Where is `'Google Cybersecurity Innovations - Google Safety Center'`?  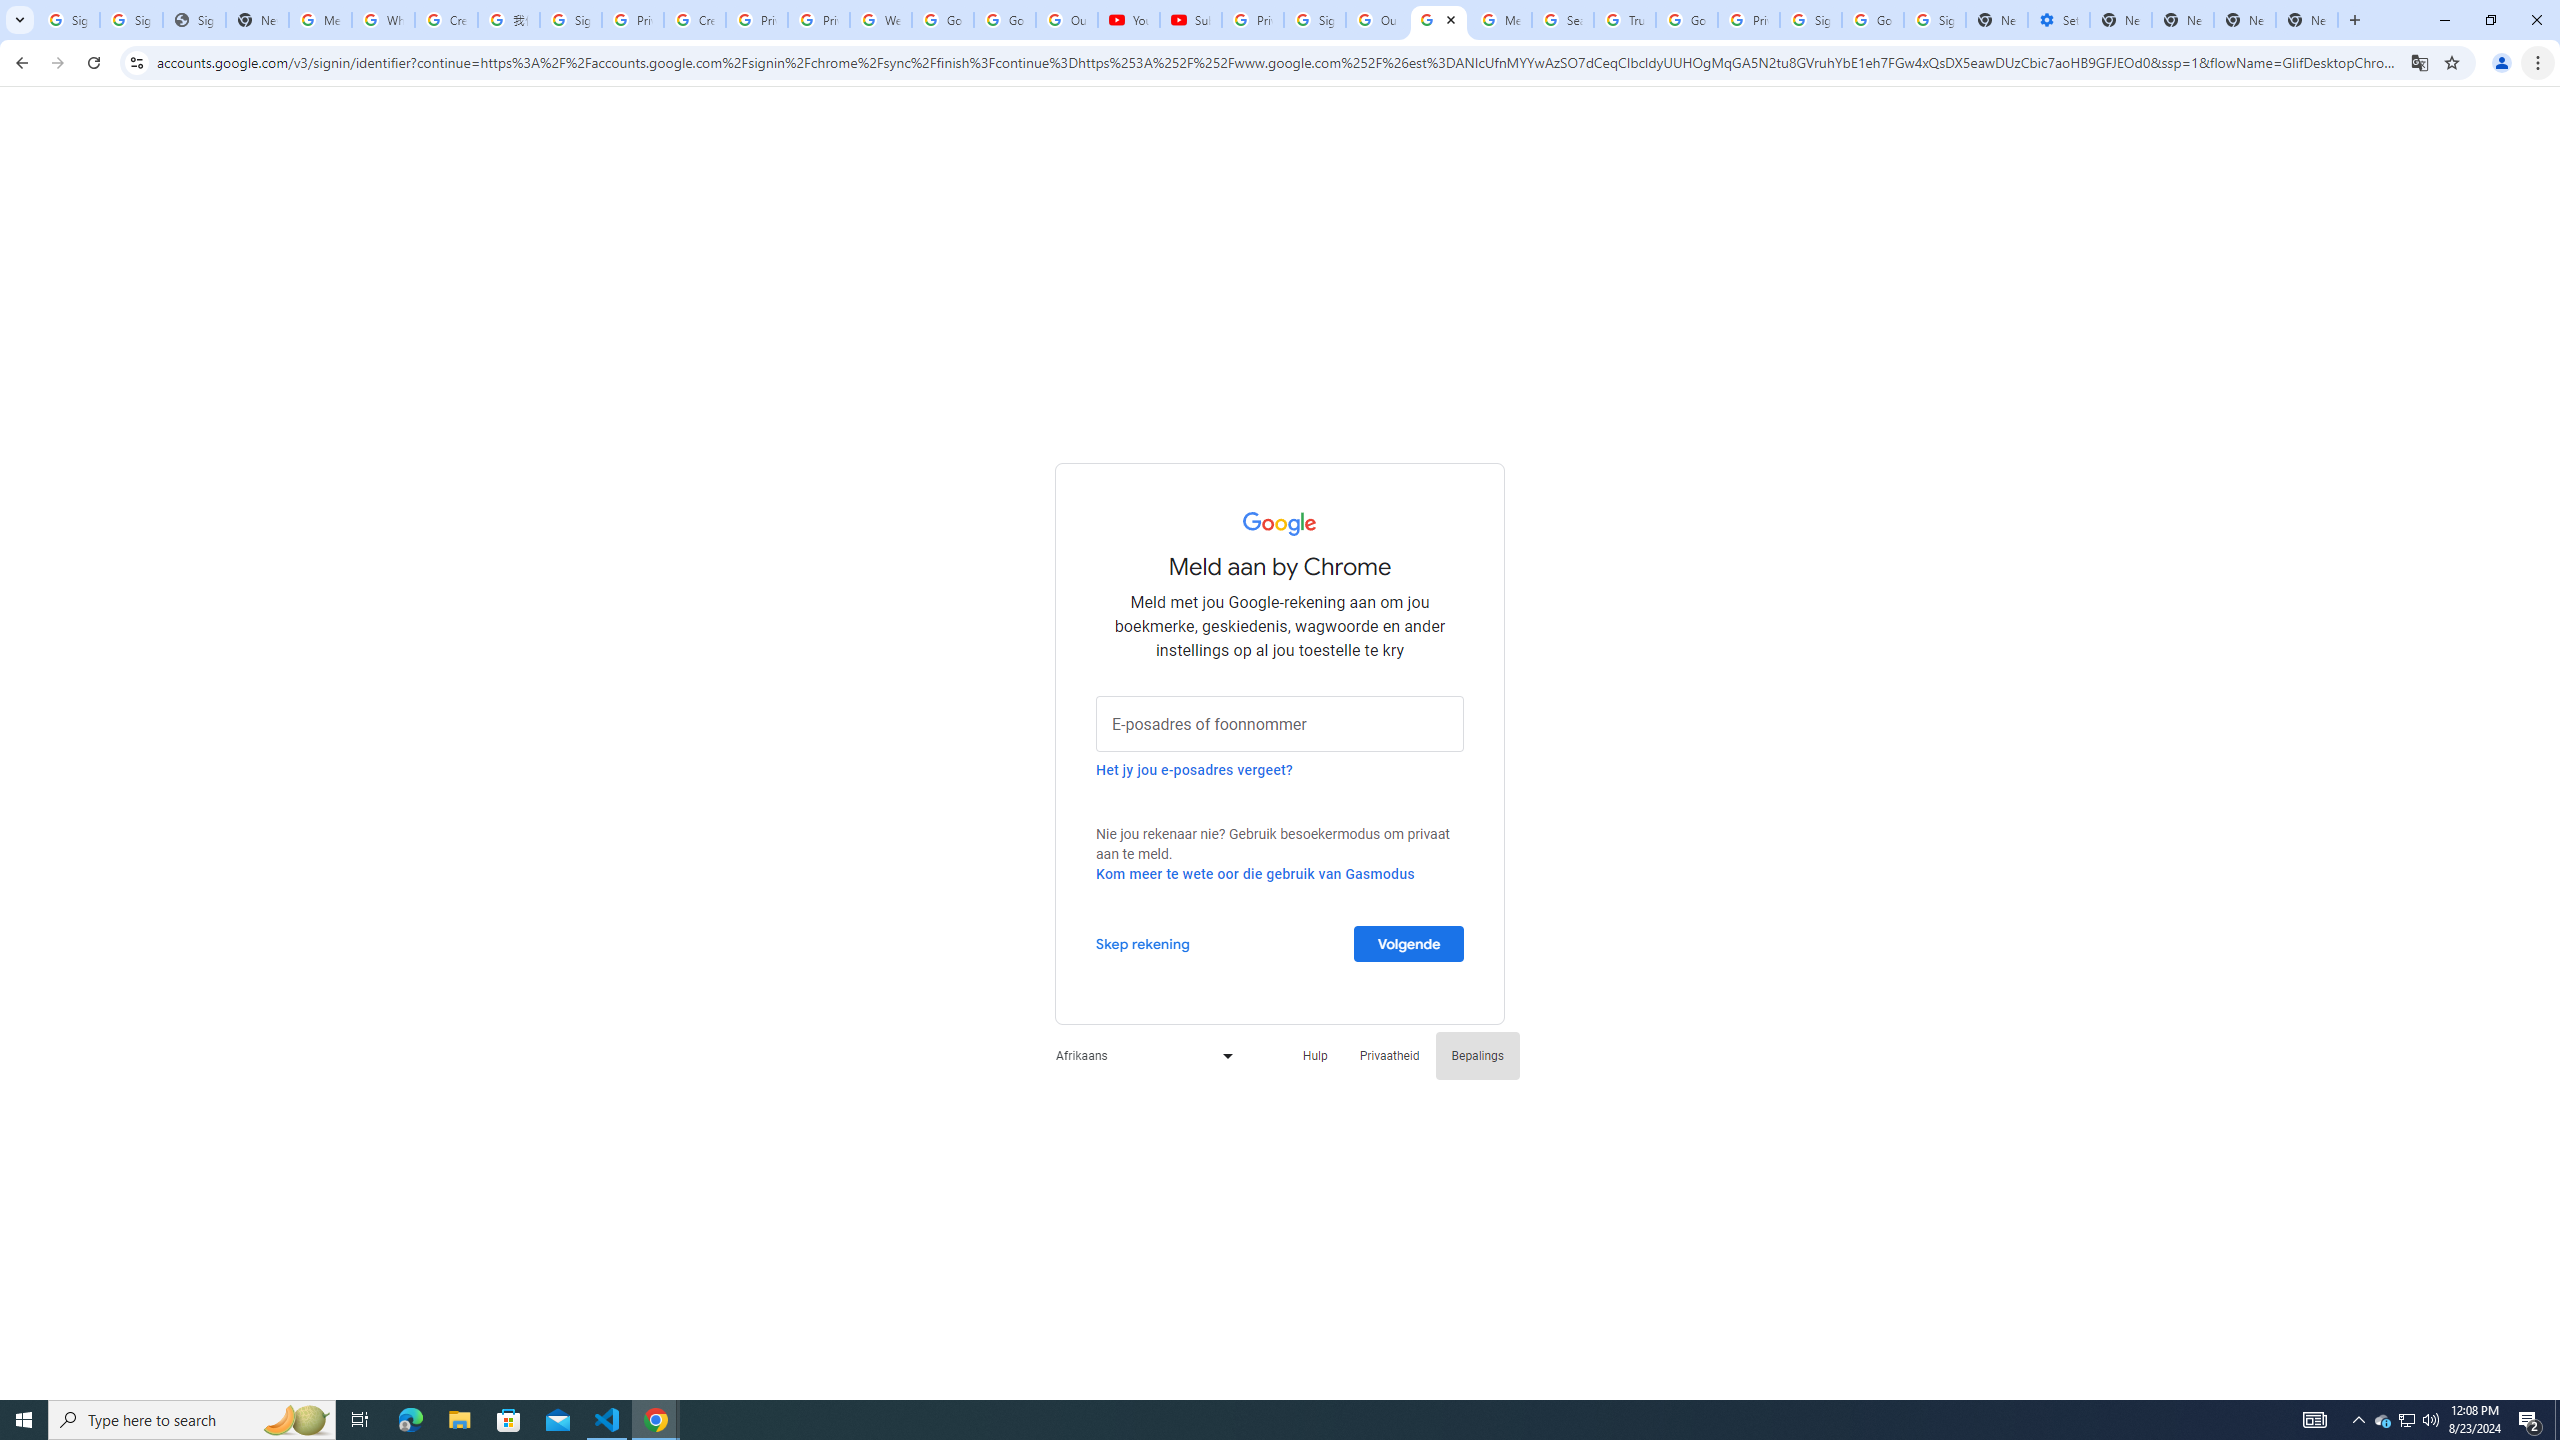 'Google Cybersecurity Innovations - Google Safety Center' is located at coordinates (1871, 19).